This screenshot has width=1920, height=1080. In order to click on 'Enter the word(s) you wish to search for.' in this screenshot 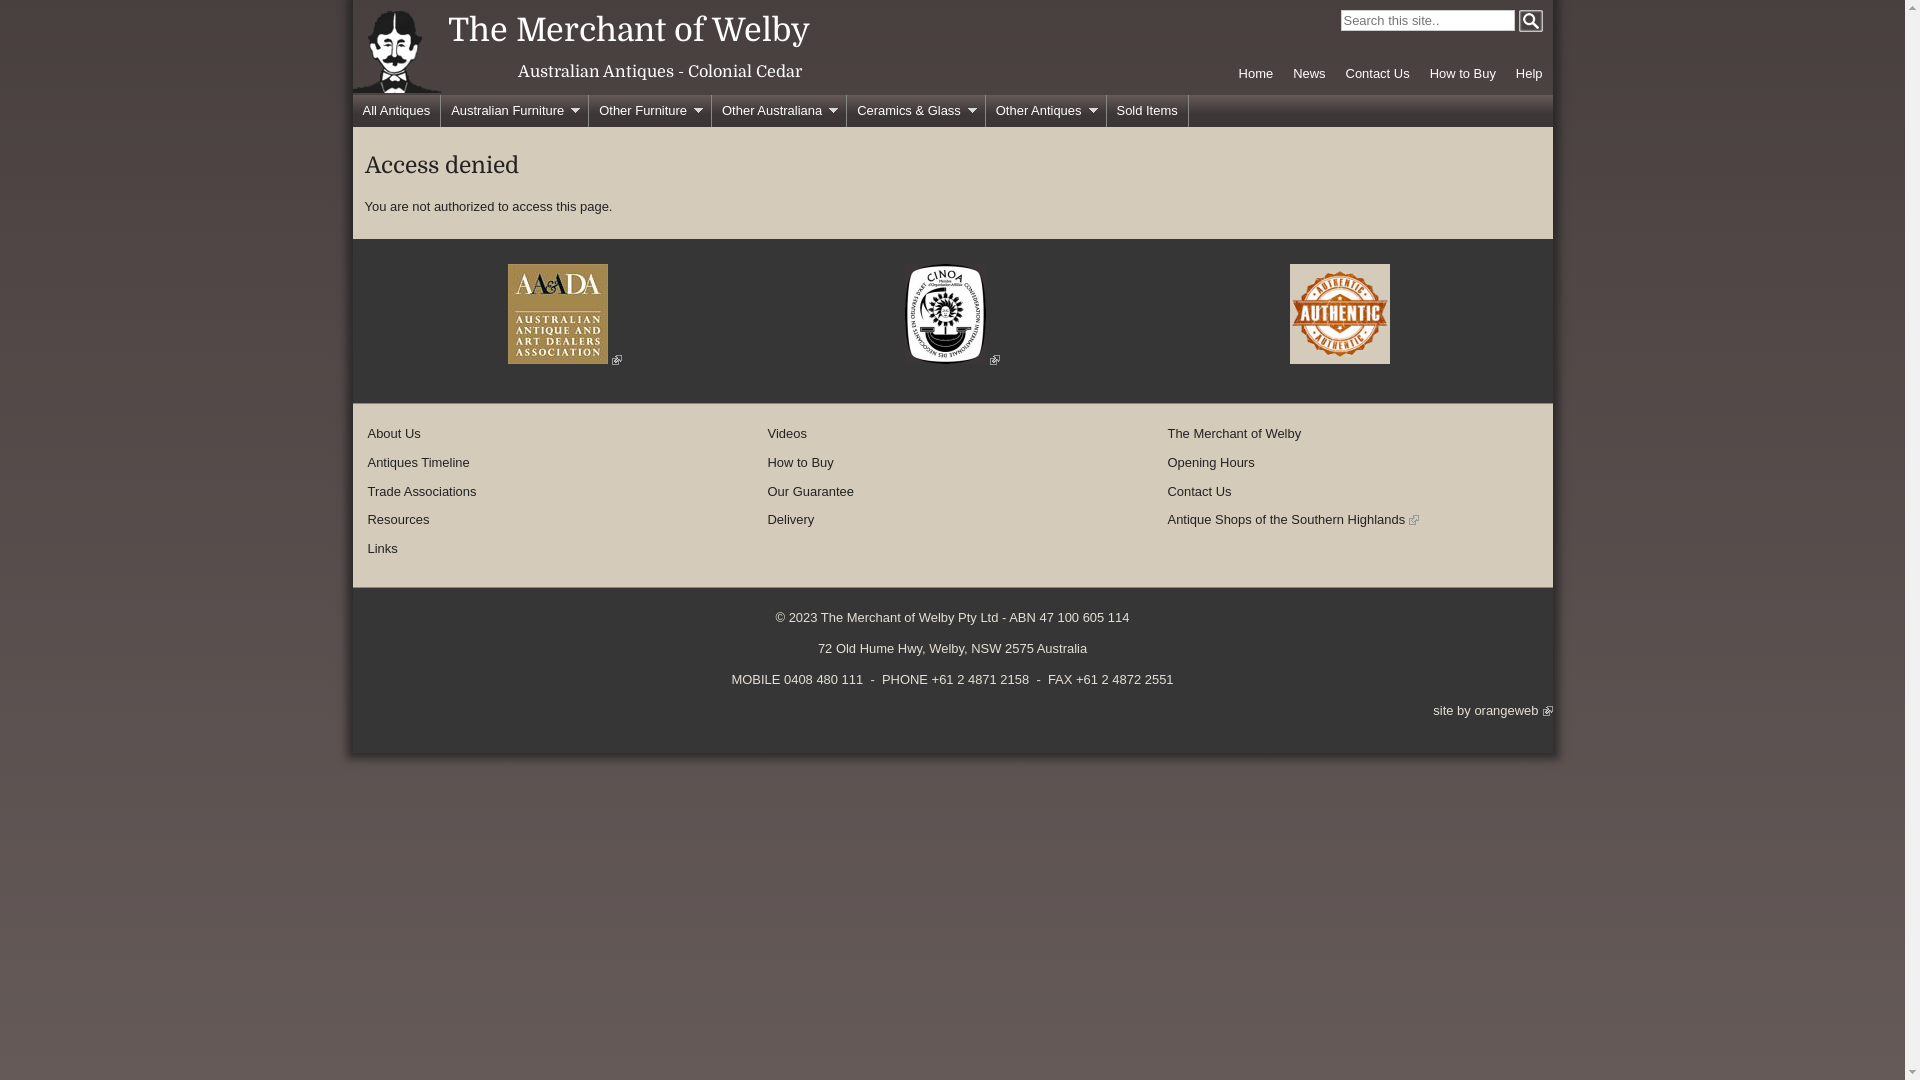, I will do `click(1425, 20)`.